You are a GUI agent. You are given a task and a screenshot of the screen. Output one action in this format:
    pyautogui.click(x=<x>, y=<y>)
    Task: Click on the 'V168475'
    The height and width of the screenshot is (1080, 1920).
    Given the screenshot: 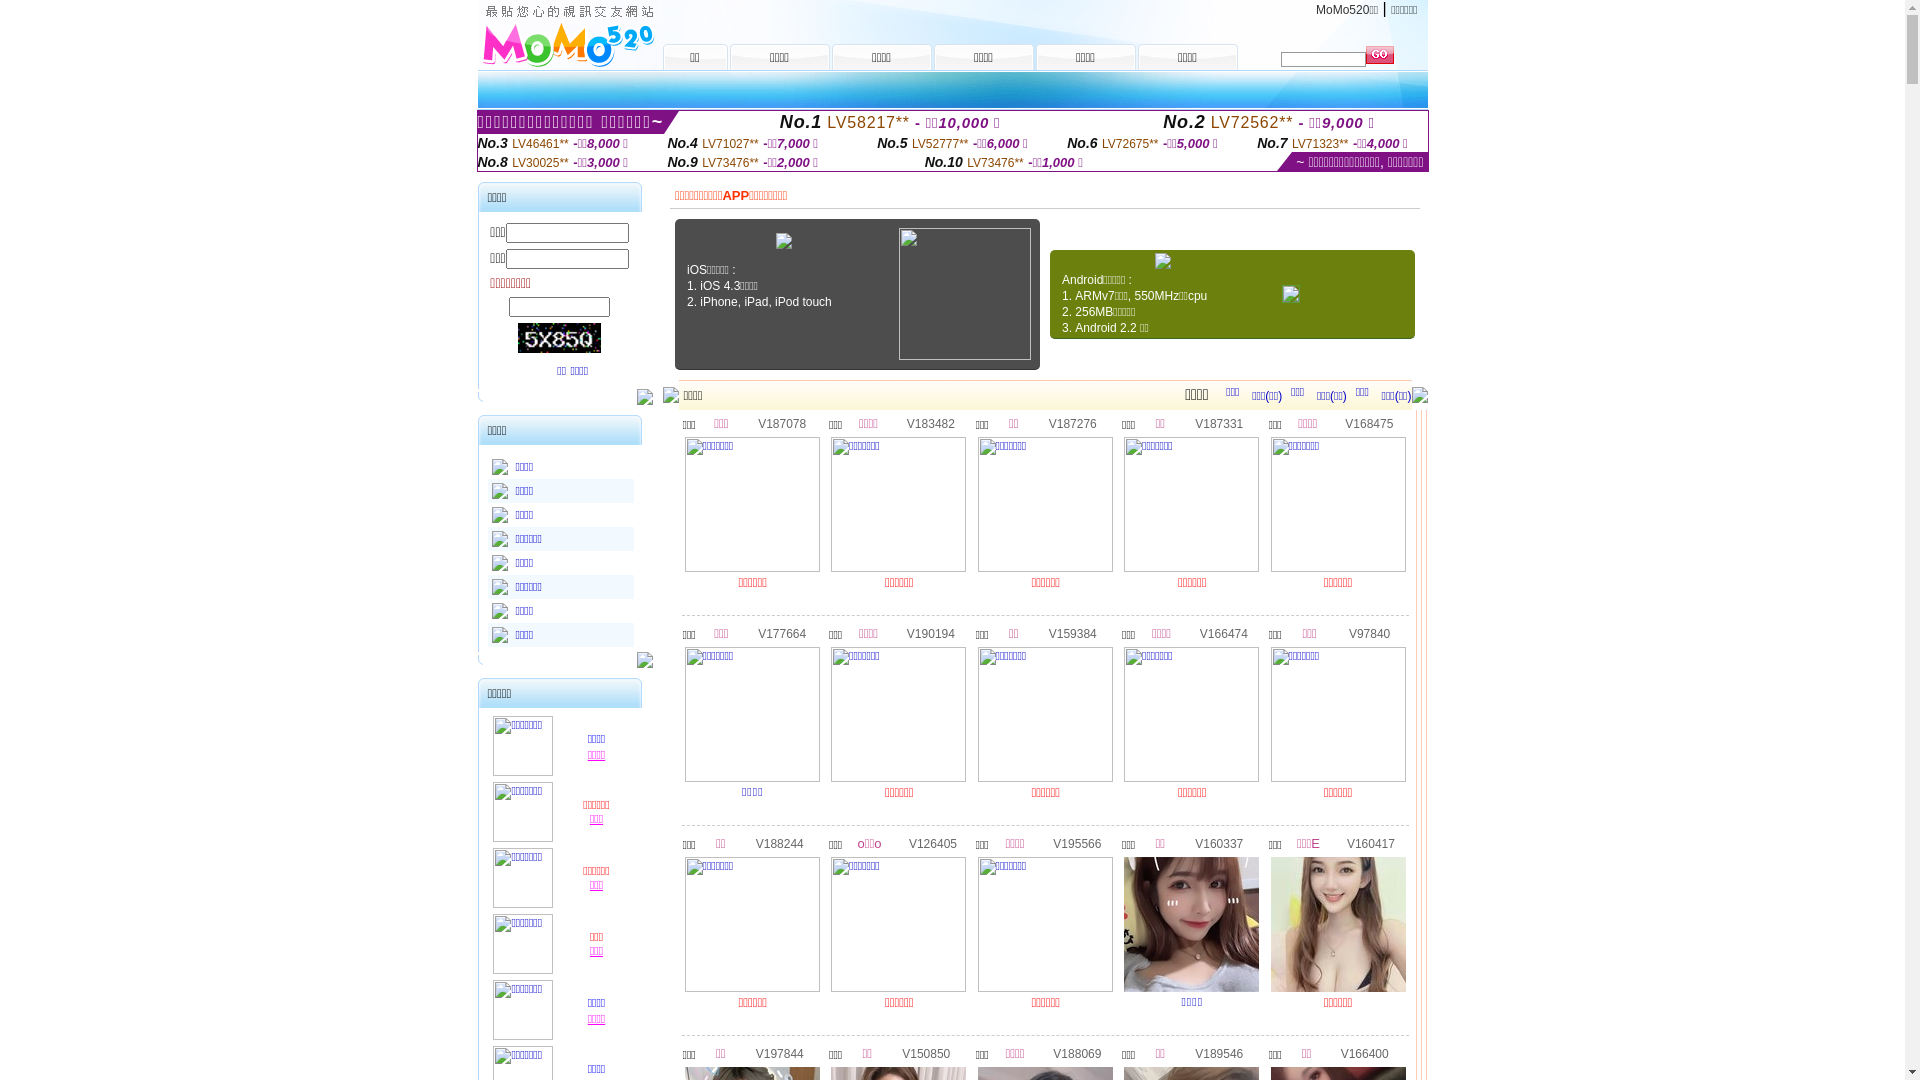 What is the action you would take?
    pyautogui.click(x=1367, y=422)
    